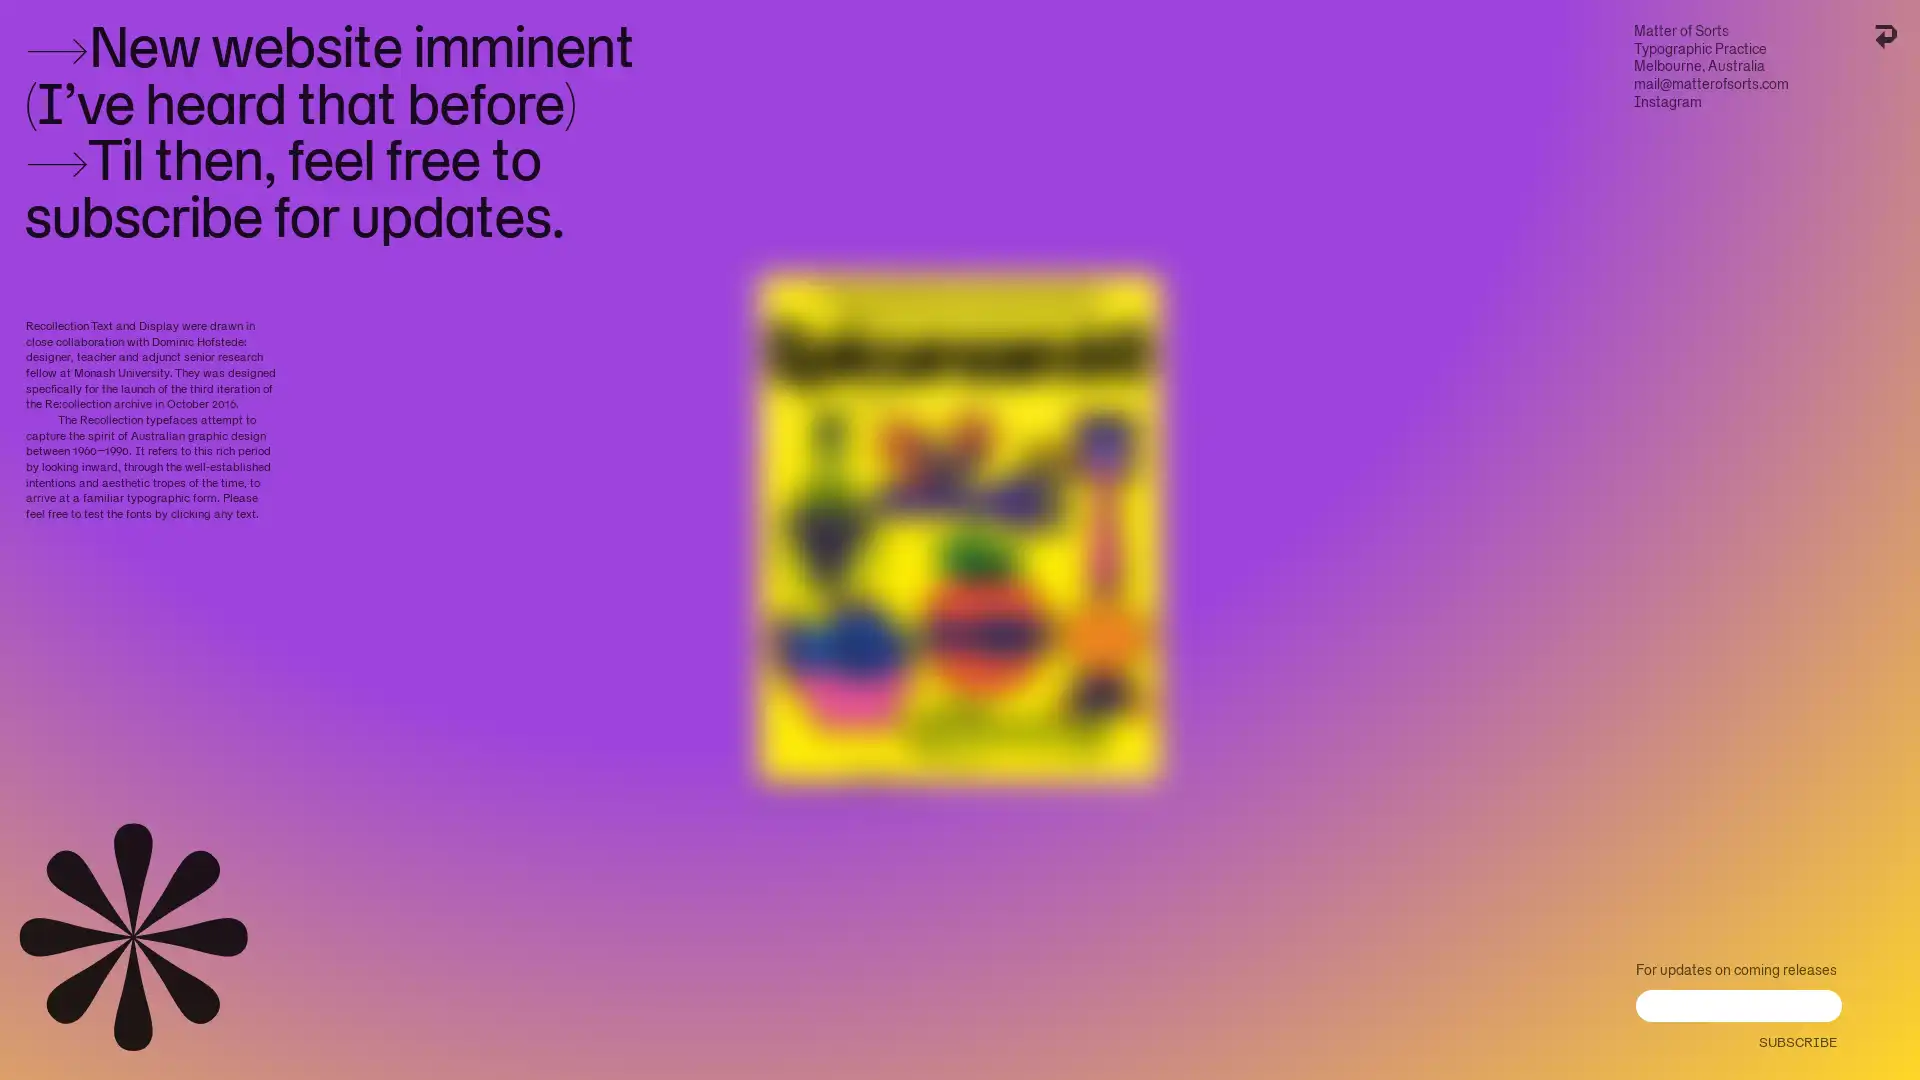 The image size is (1920, 1080). What do you see at coordinates (1795, 1036) in the screenshot?
I see `Subscribe` at bounding box center [1795, 1036].